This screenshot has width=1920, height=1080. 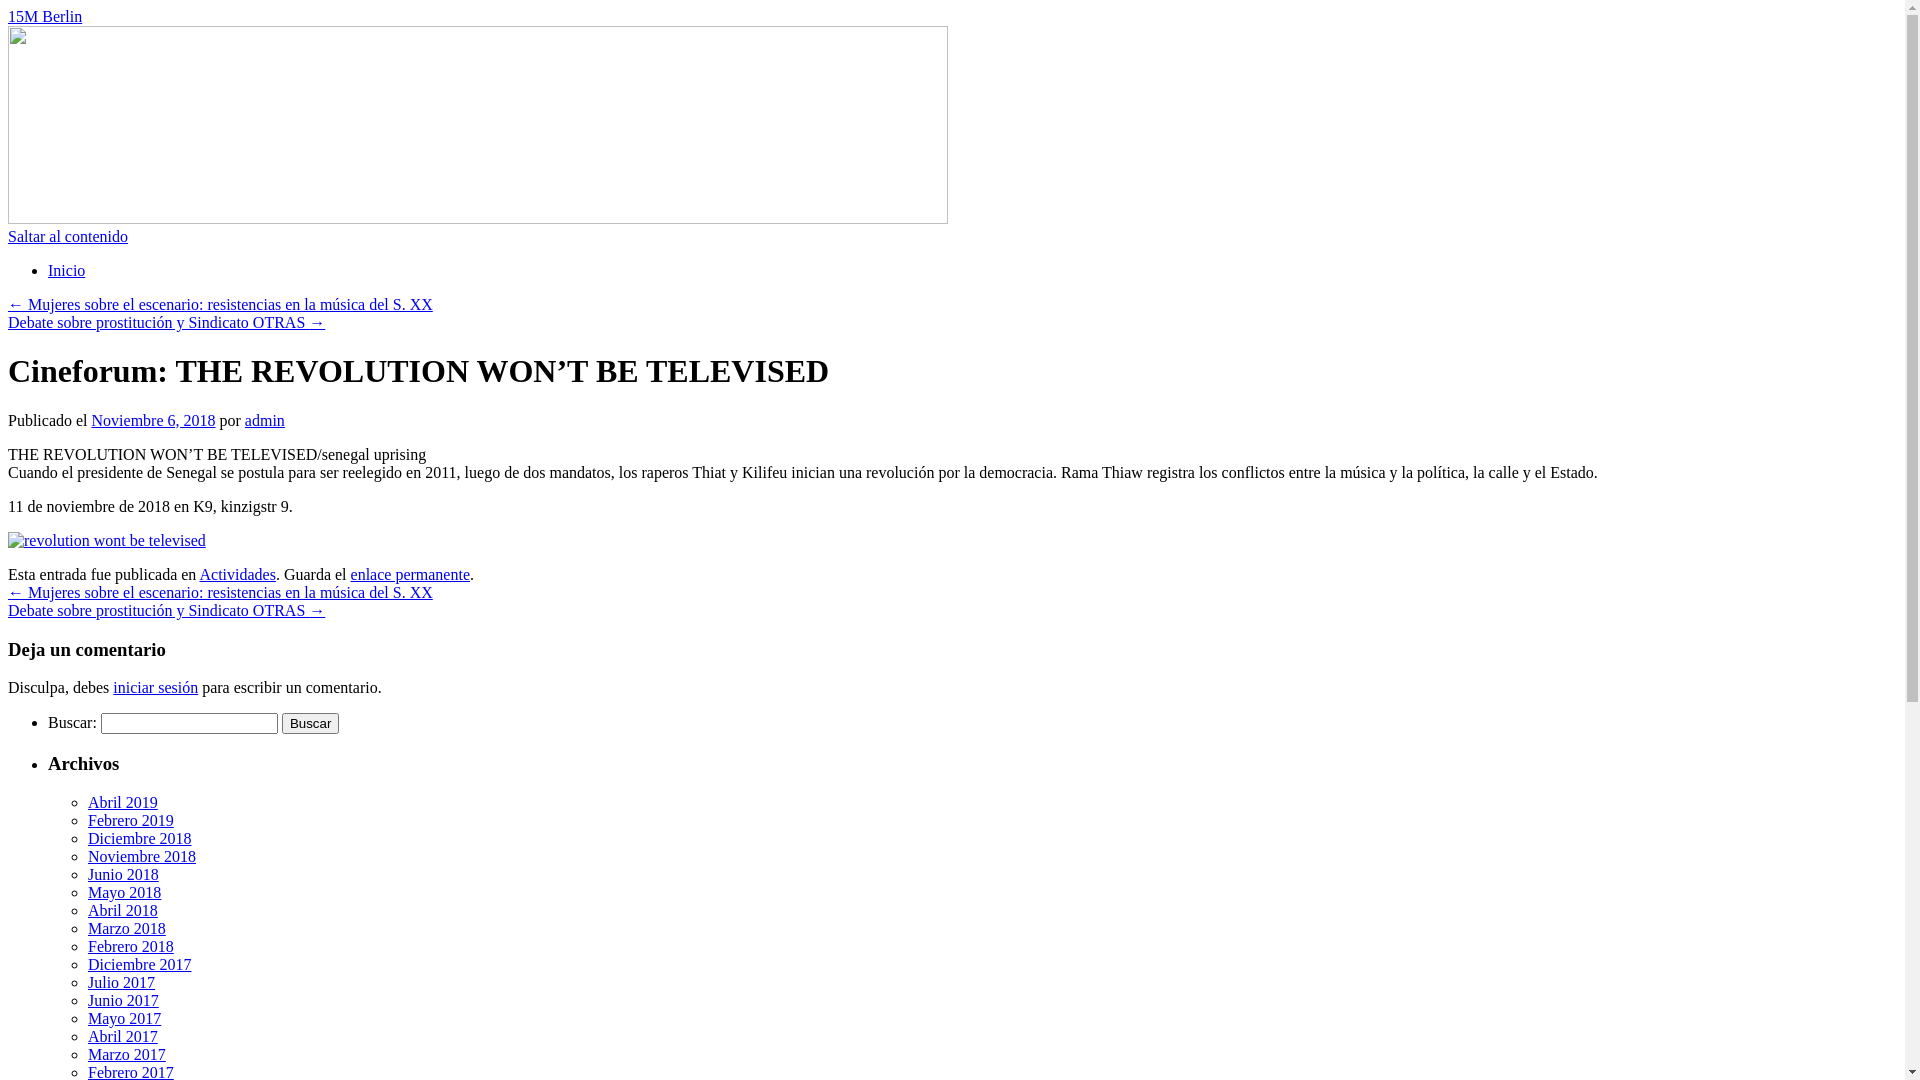 I want to click on 'Noviembre 6, 2018', so click(x=152, y=419).